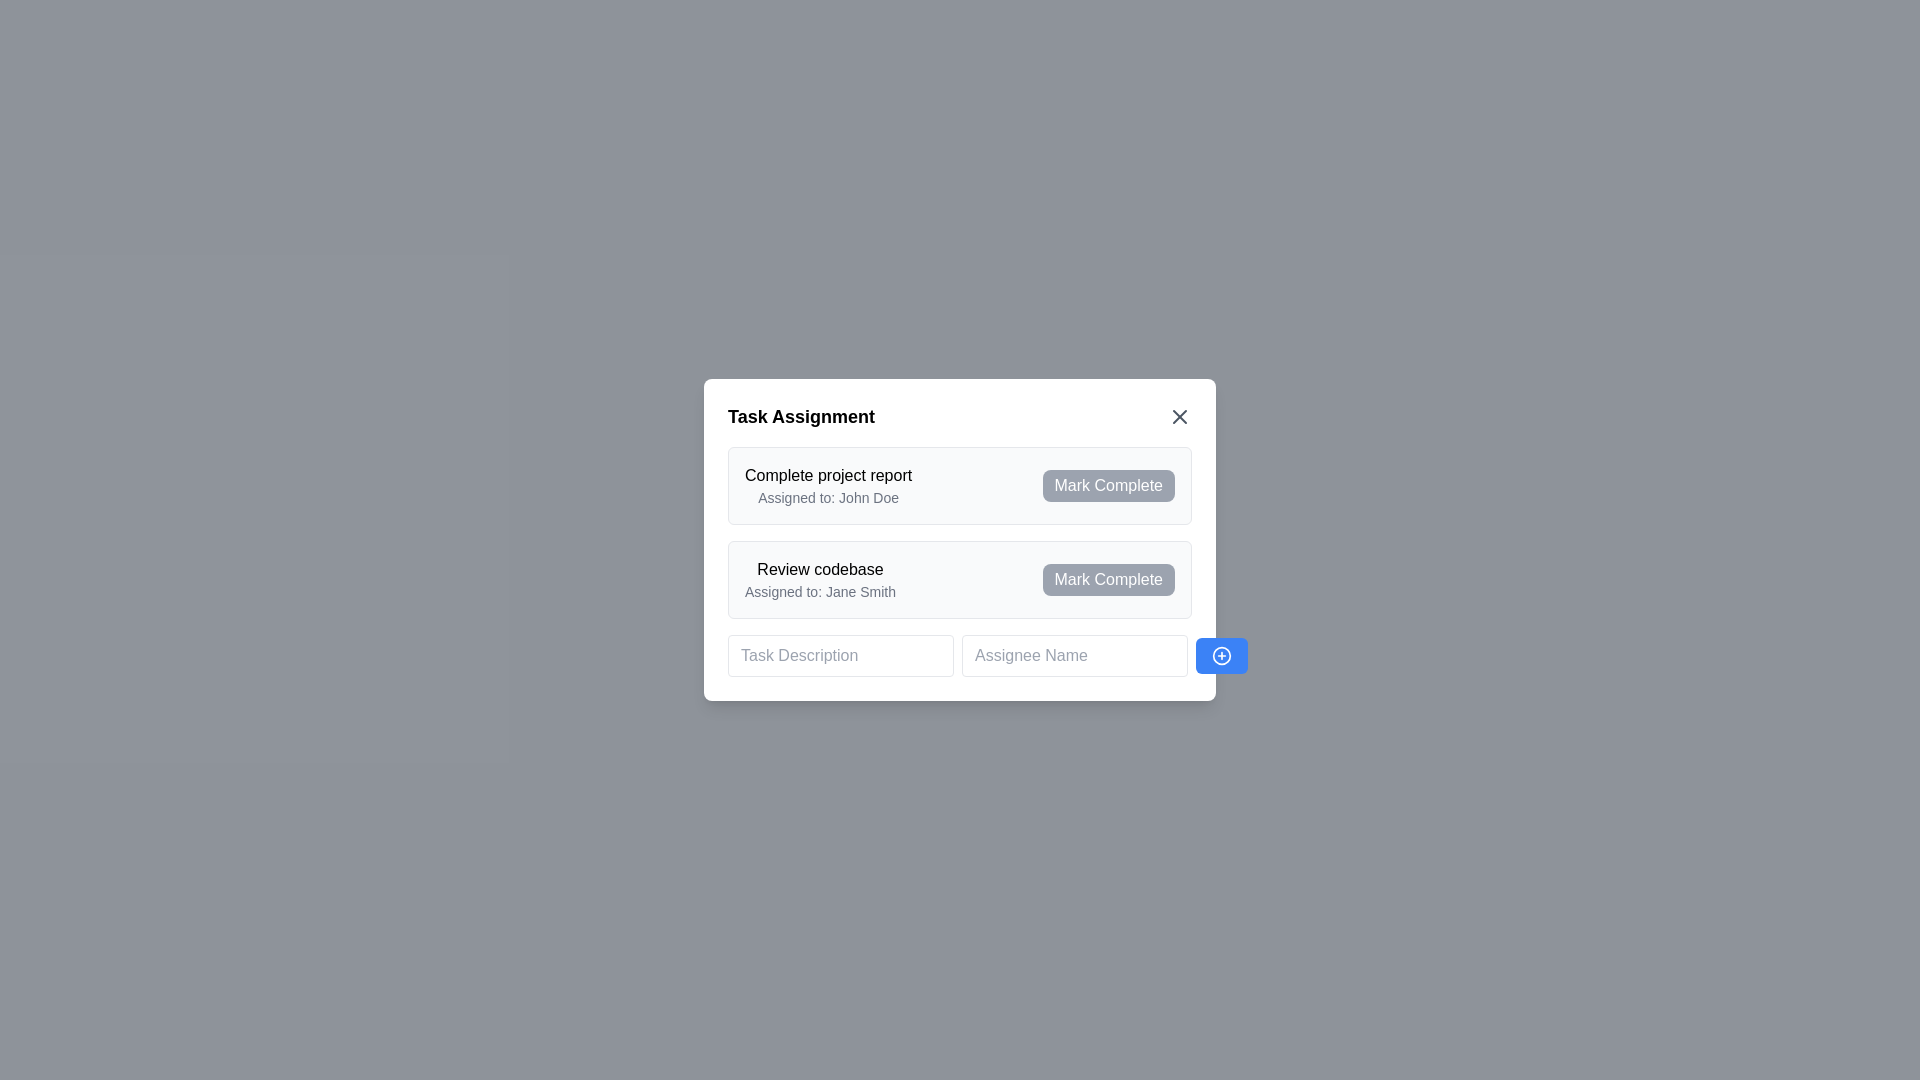 This screenshot has width=1920, height=1080. Describe the element at coordinates (840, 655) in the screenshot. I see `the input text field with placeholder 'Task Description' to focus on it` at that location.